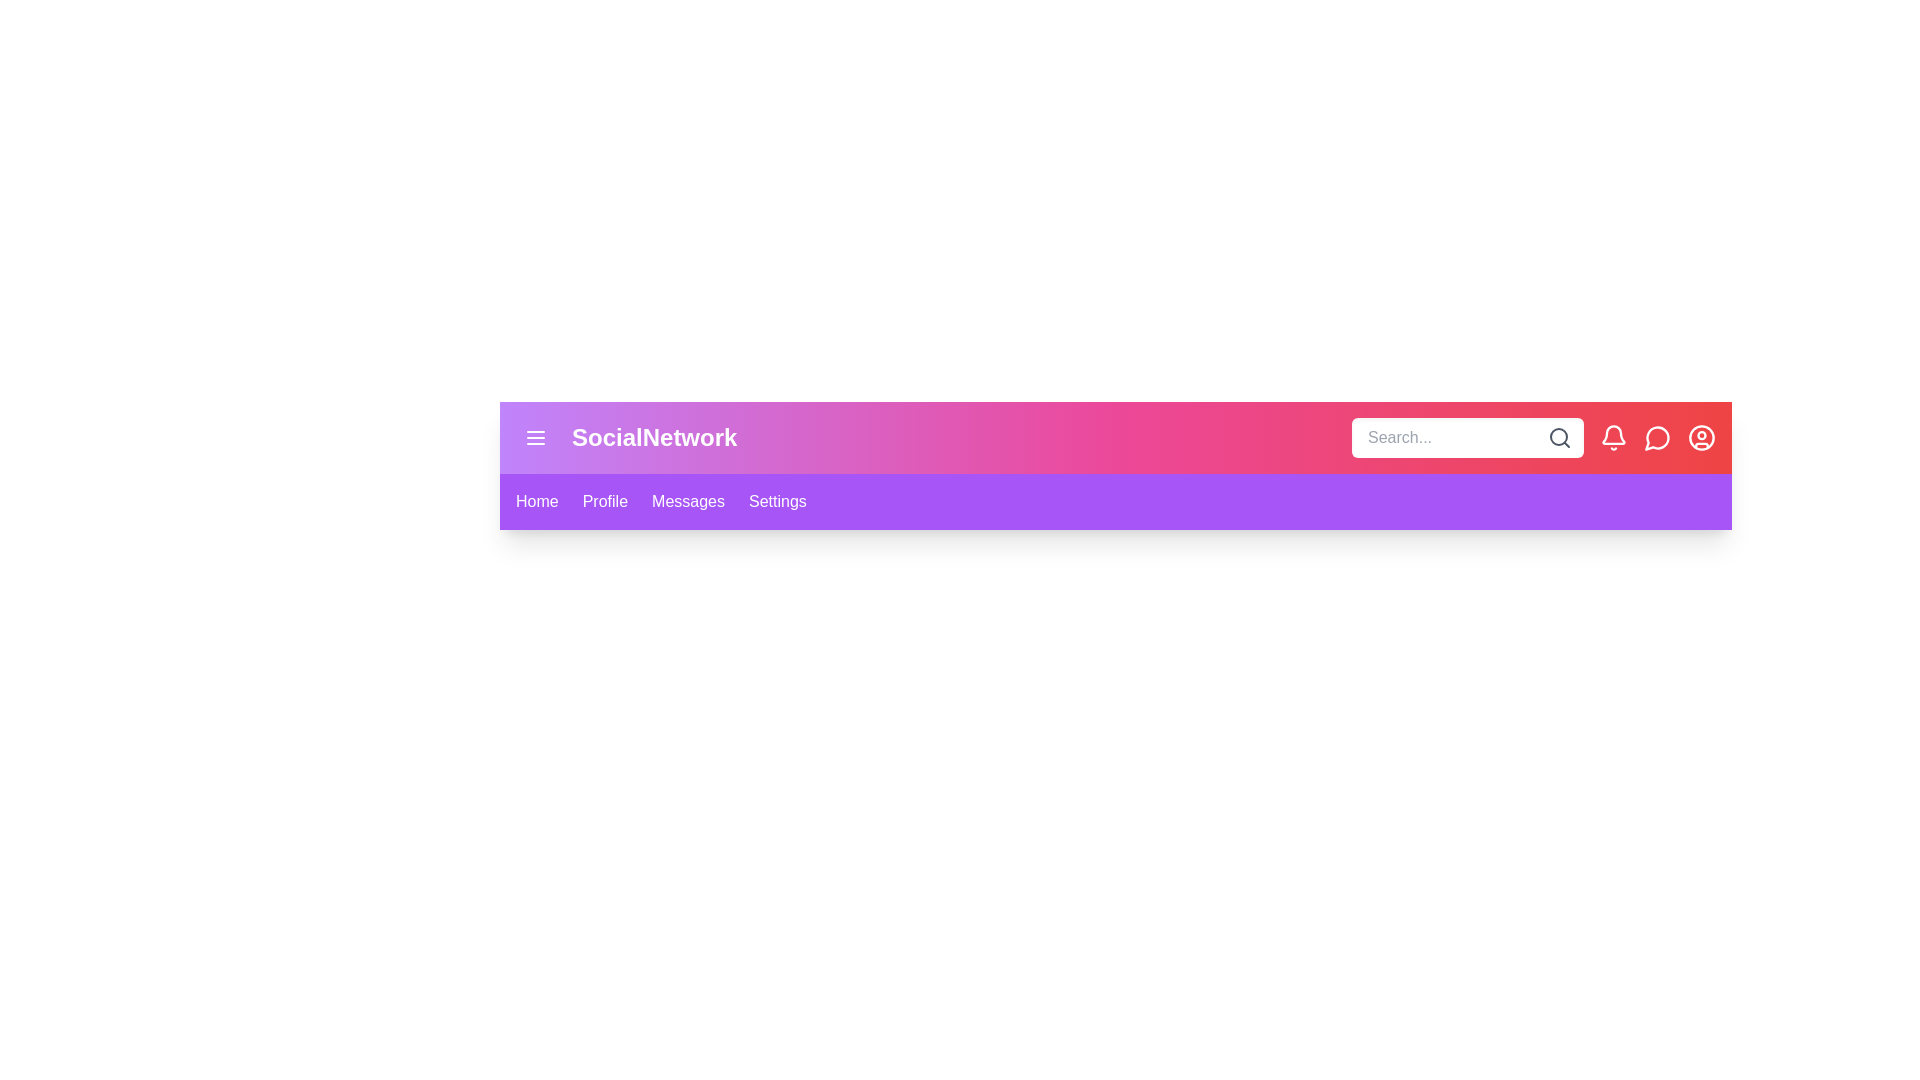 The width and height of the screenshot is (1920, 1080). Describe the element at coordinates (536, 437) in the screenshot. I see `the menu button to toggle the menu visibility` at that location.